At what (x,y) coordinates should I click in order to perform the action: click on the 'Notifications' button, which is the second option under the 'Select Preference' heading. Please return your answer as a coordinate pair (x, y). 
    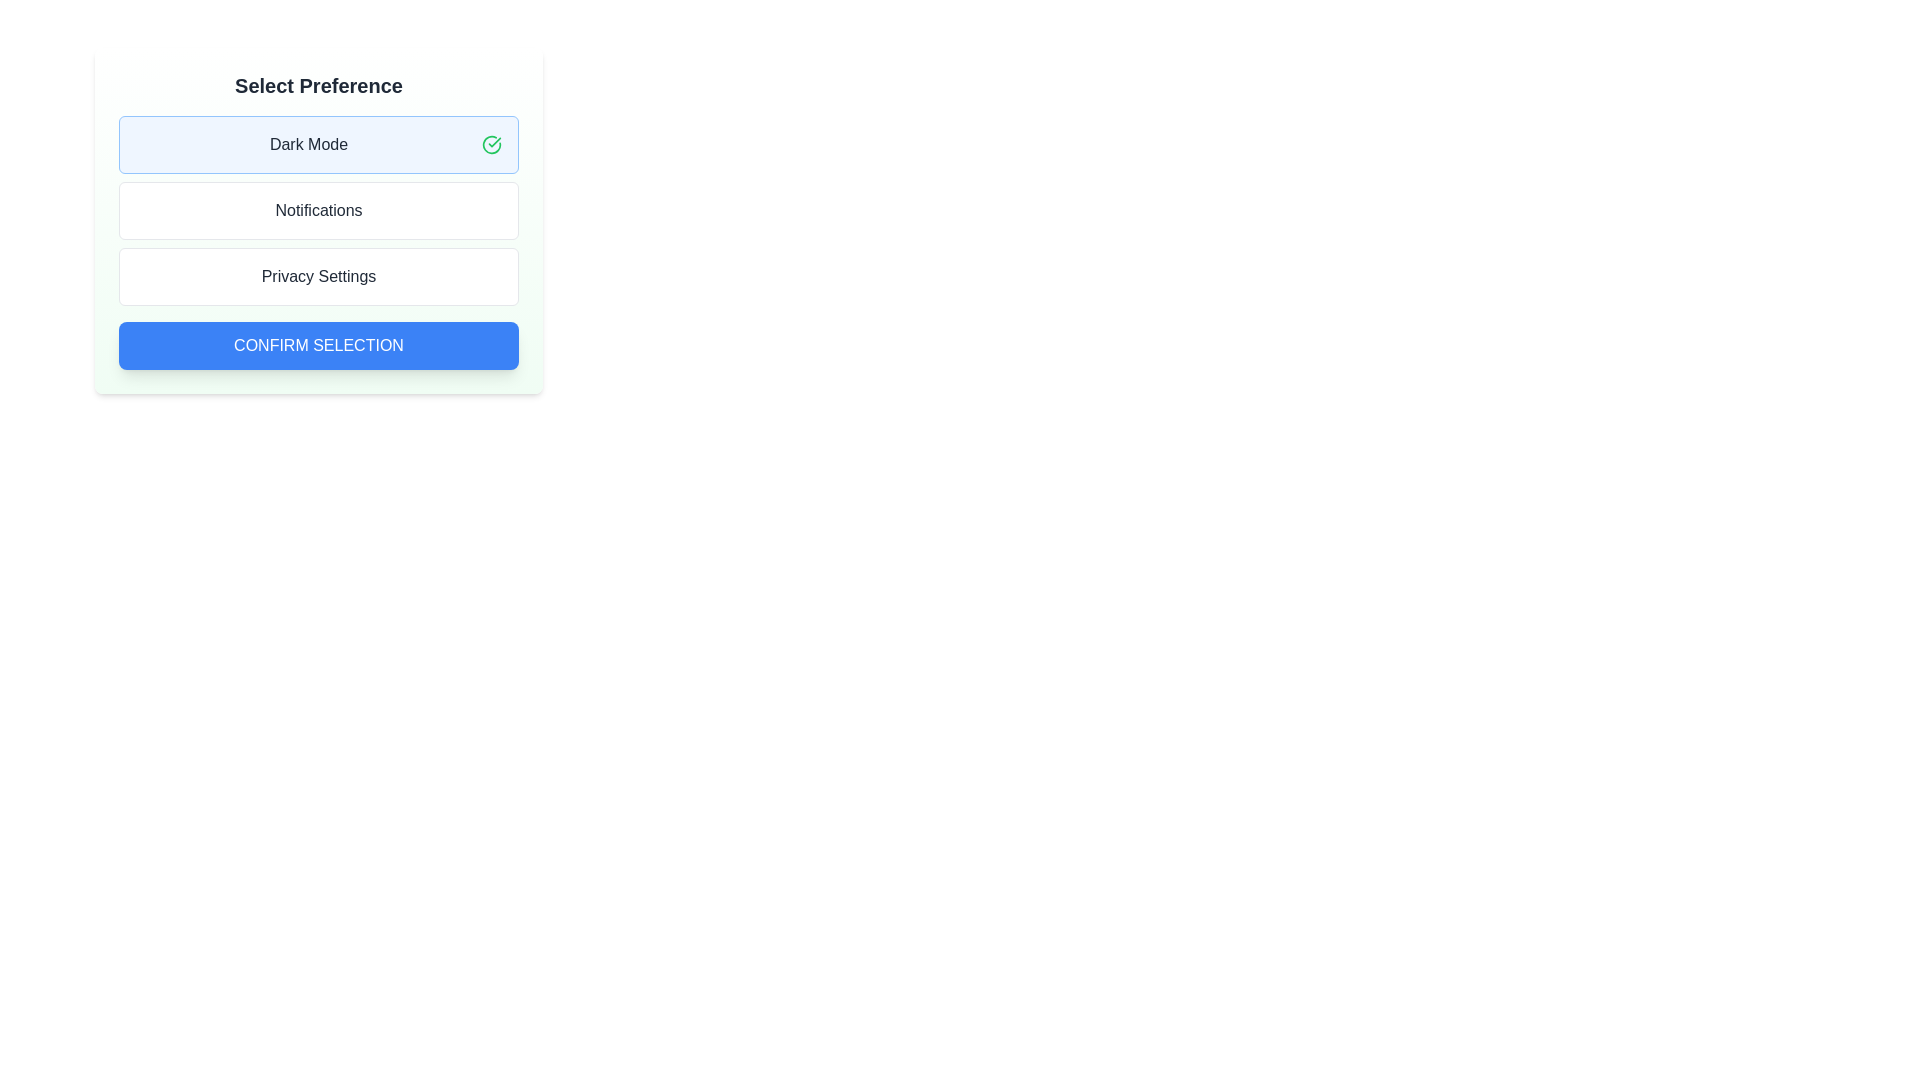
    Looking at the image, I should click on (317, 220).